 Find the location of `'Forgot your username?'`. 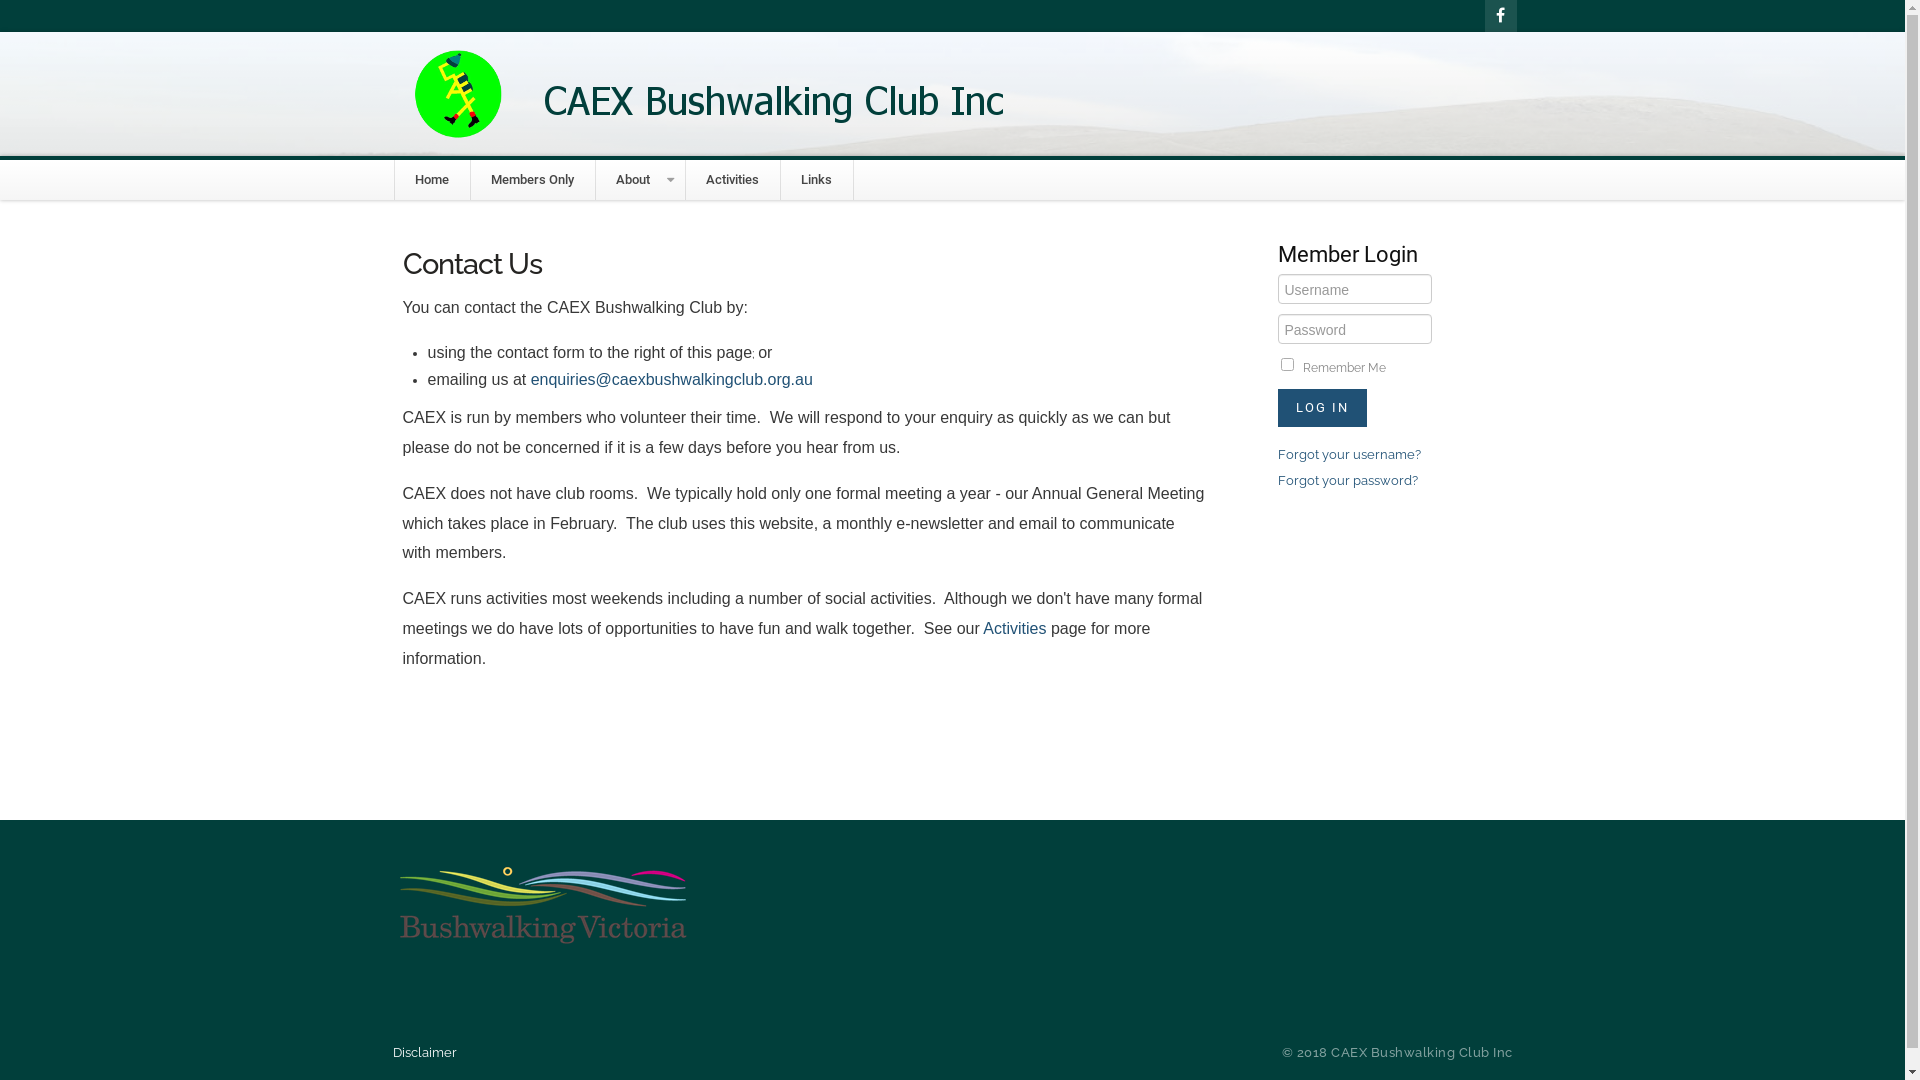

'Forgot your username?' is located at coordinates (1349, 454).